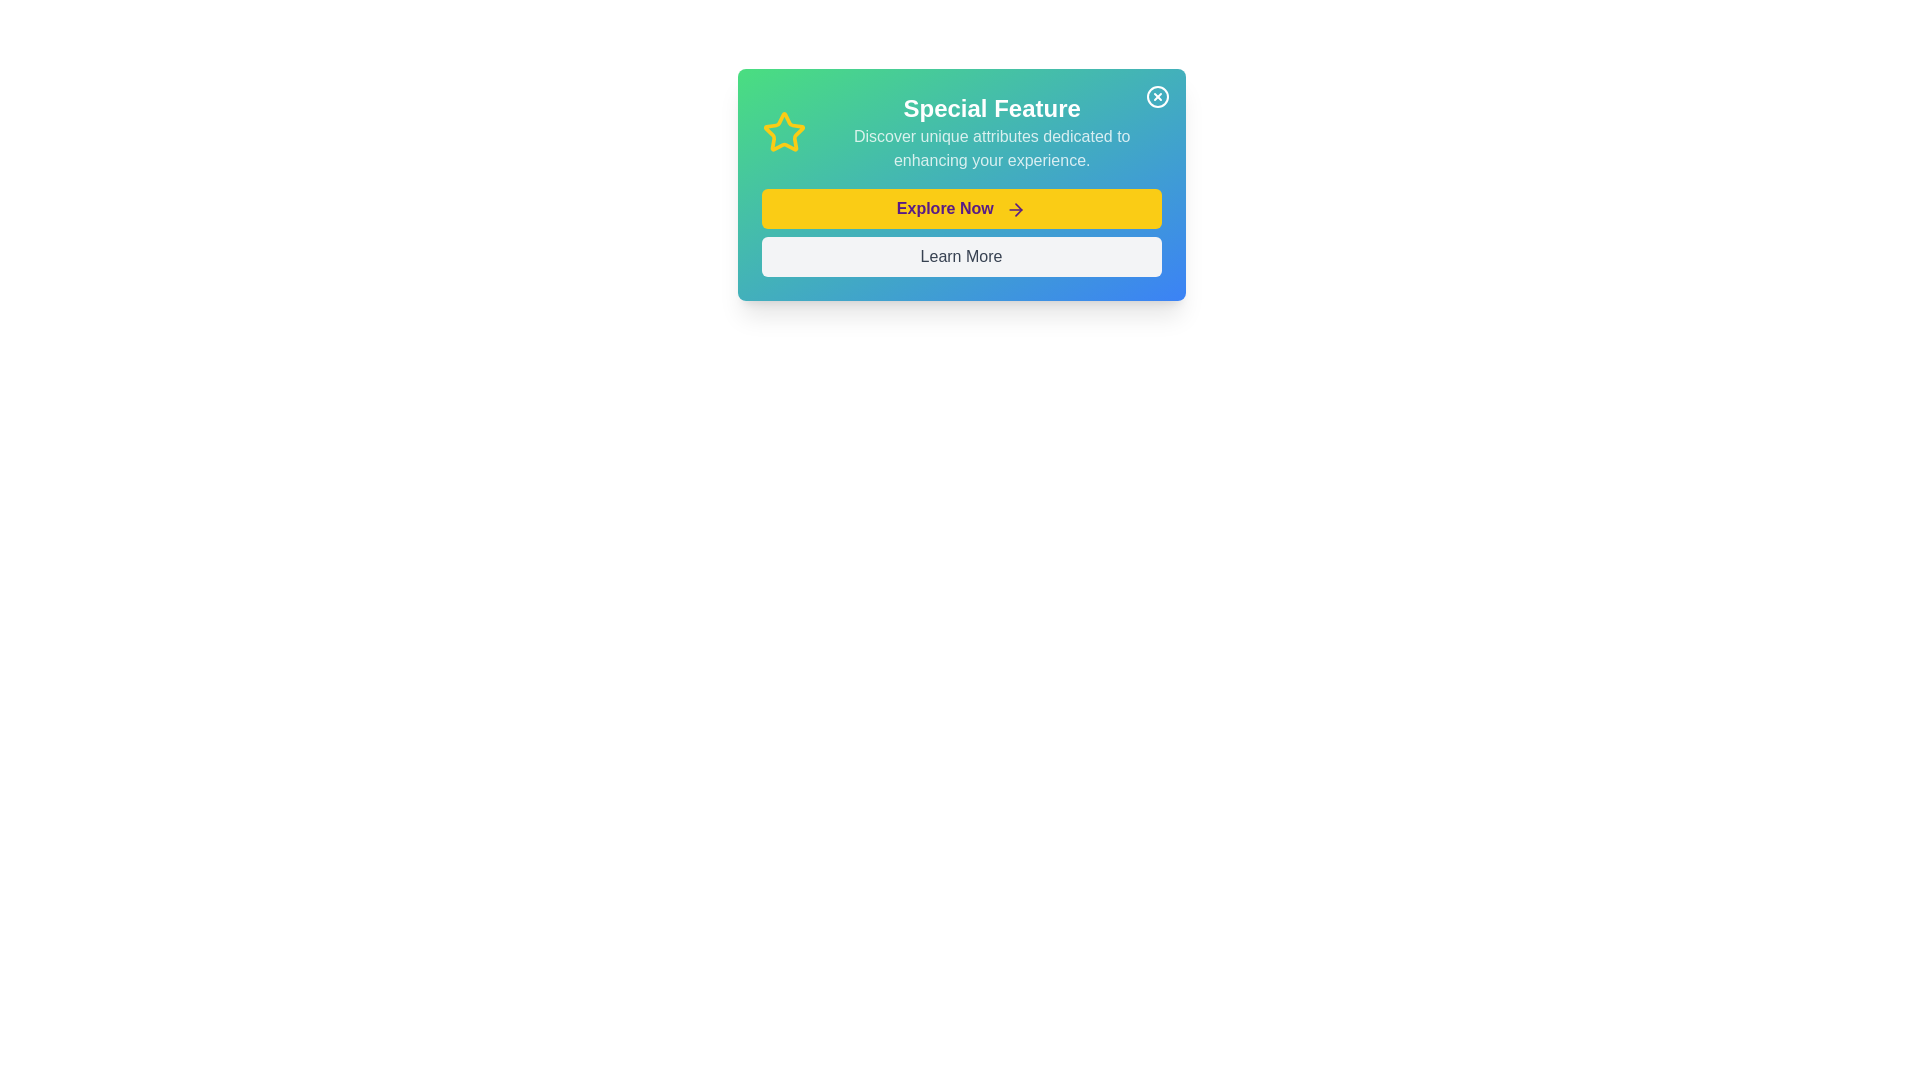  What do you see at coordinates (992, 108) in the screenshot?
I see `the heading element displaying 'Special Feature' in bold white font, which is positioned at the upper-central region of the interface` at bounding box center [992, 108].